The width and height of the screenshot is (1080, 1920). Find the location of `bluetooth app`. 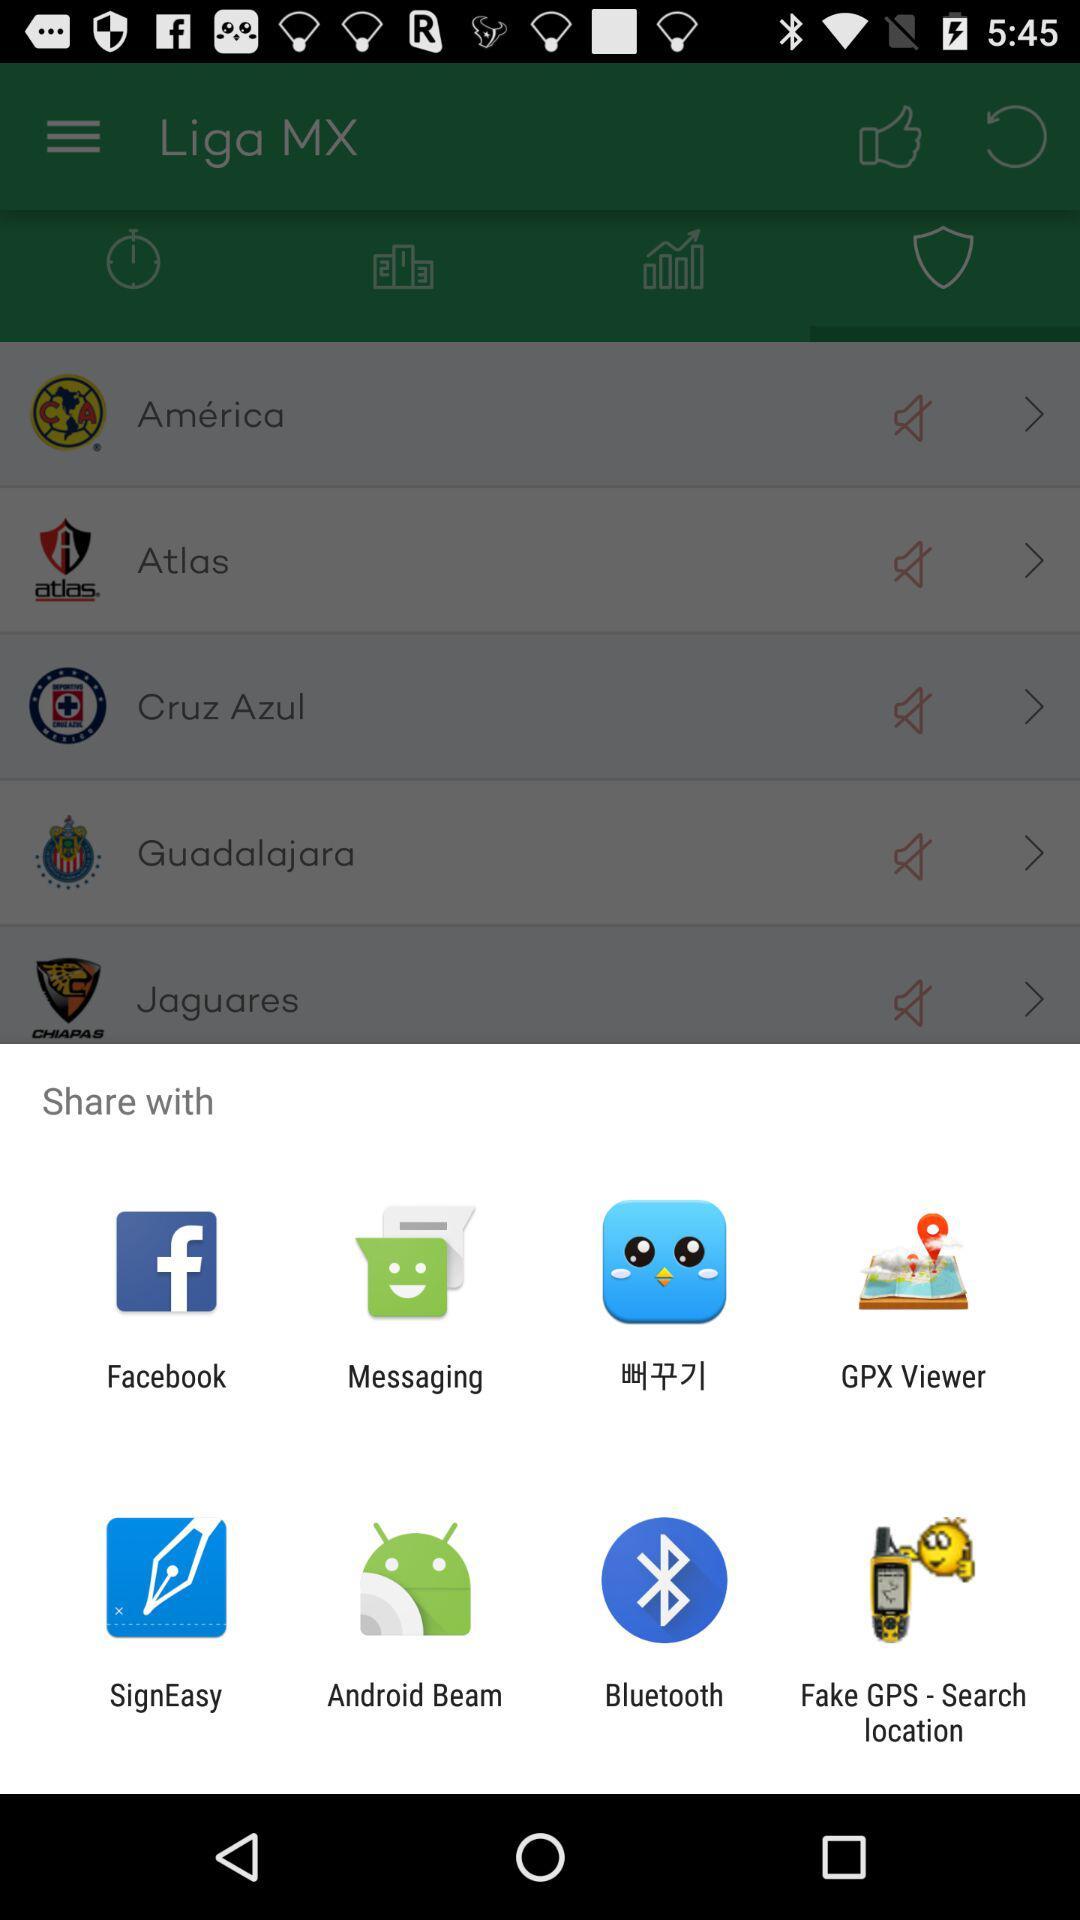

bluetooth app is located at coordinates (664, 1711).